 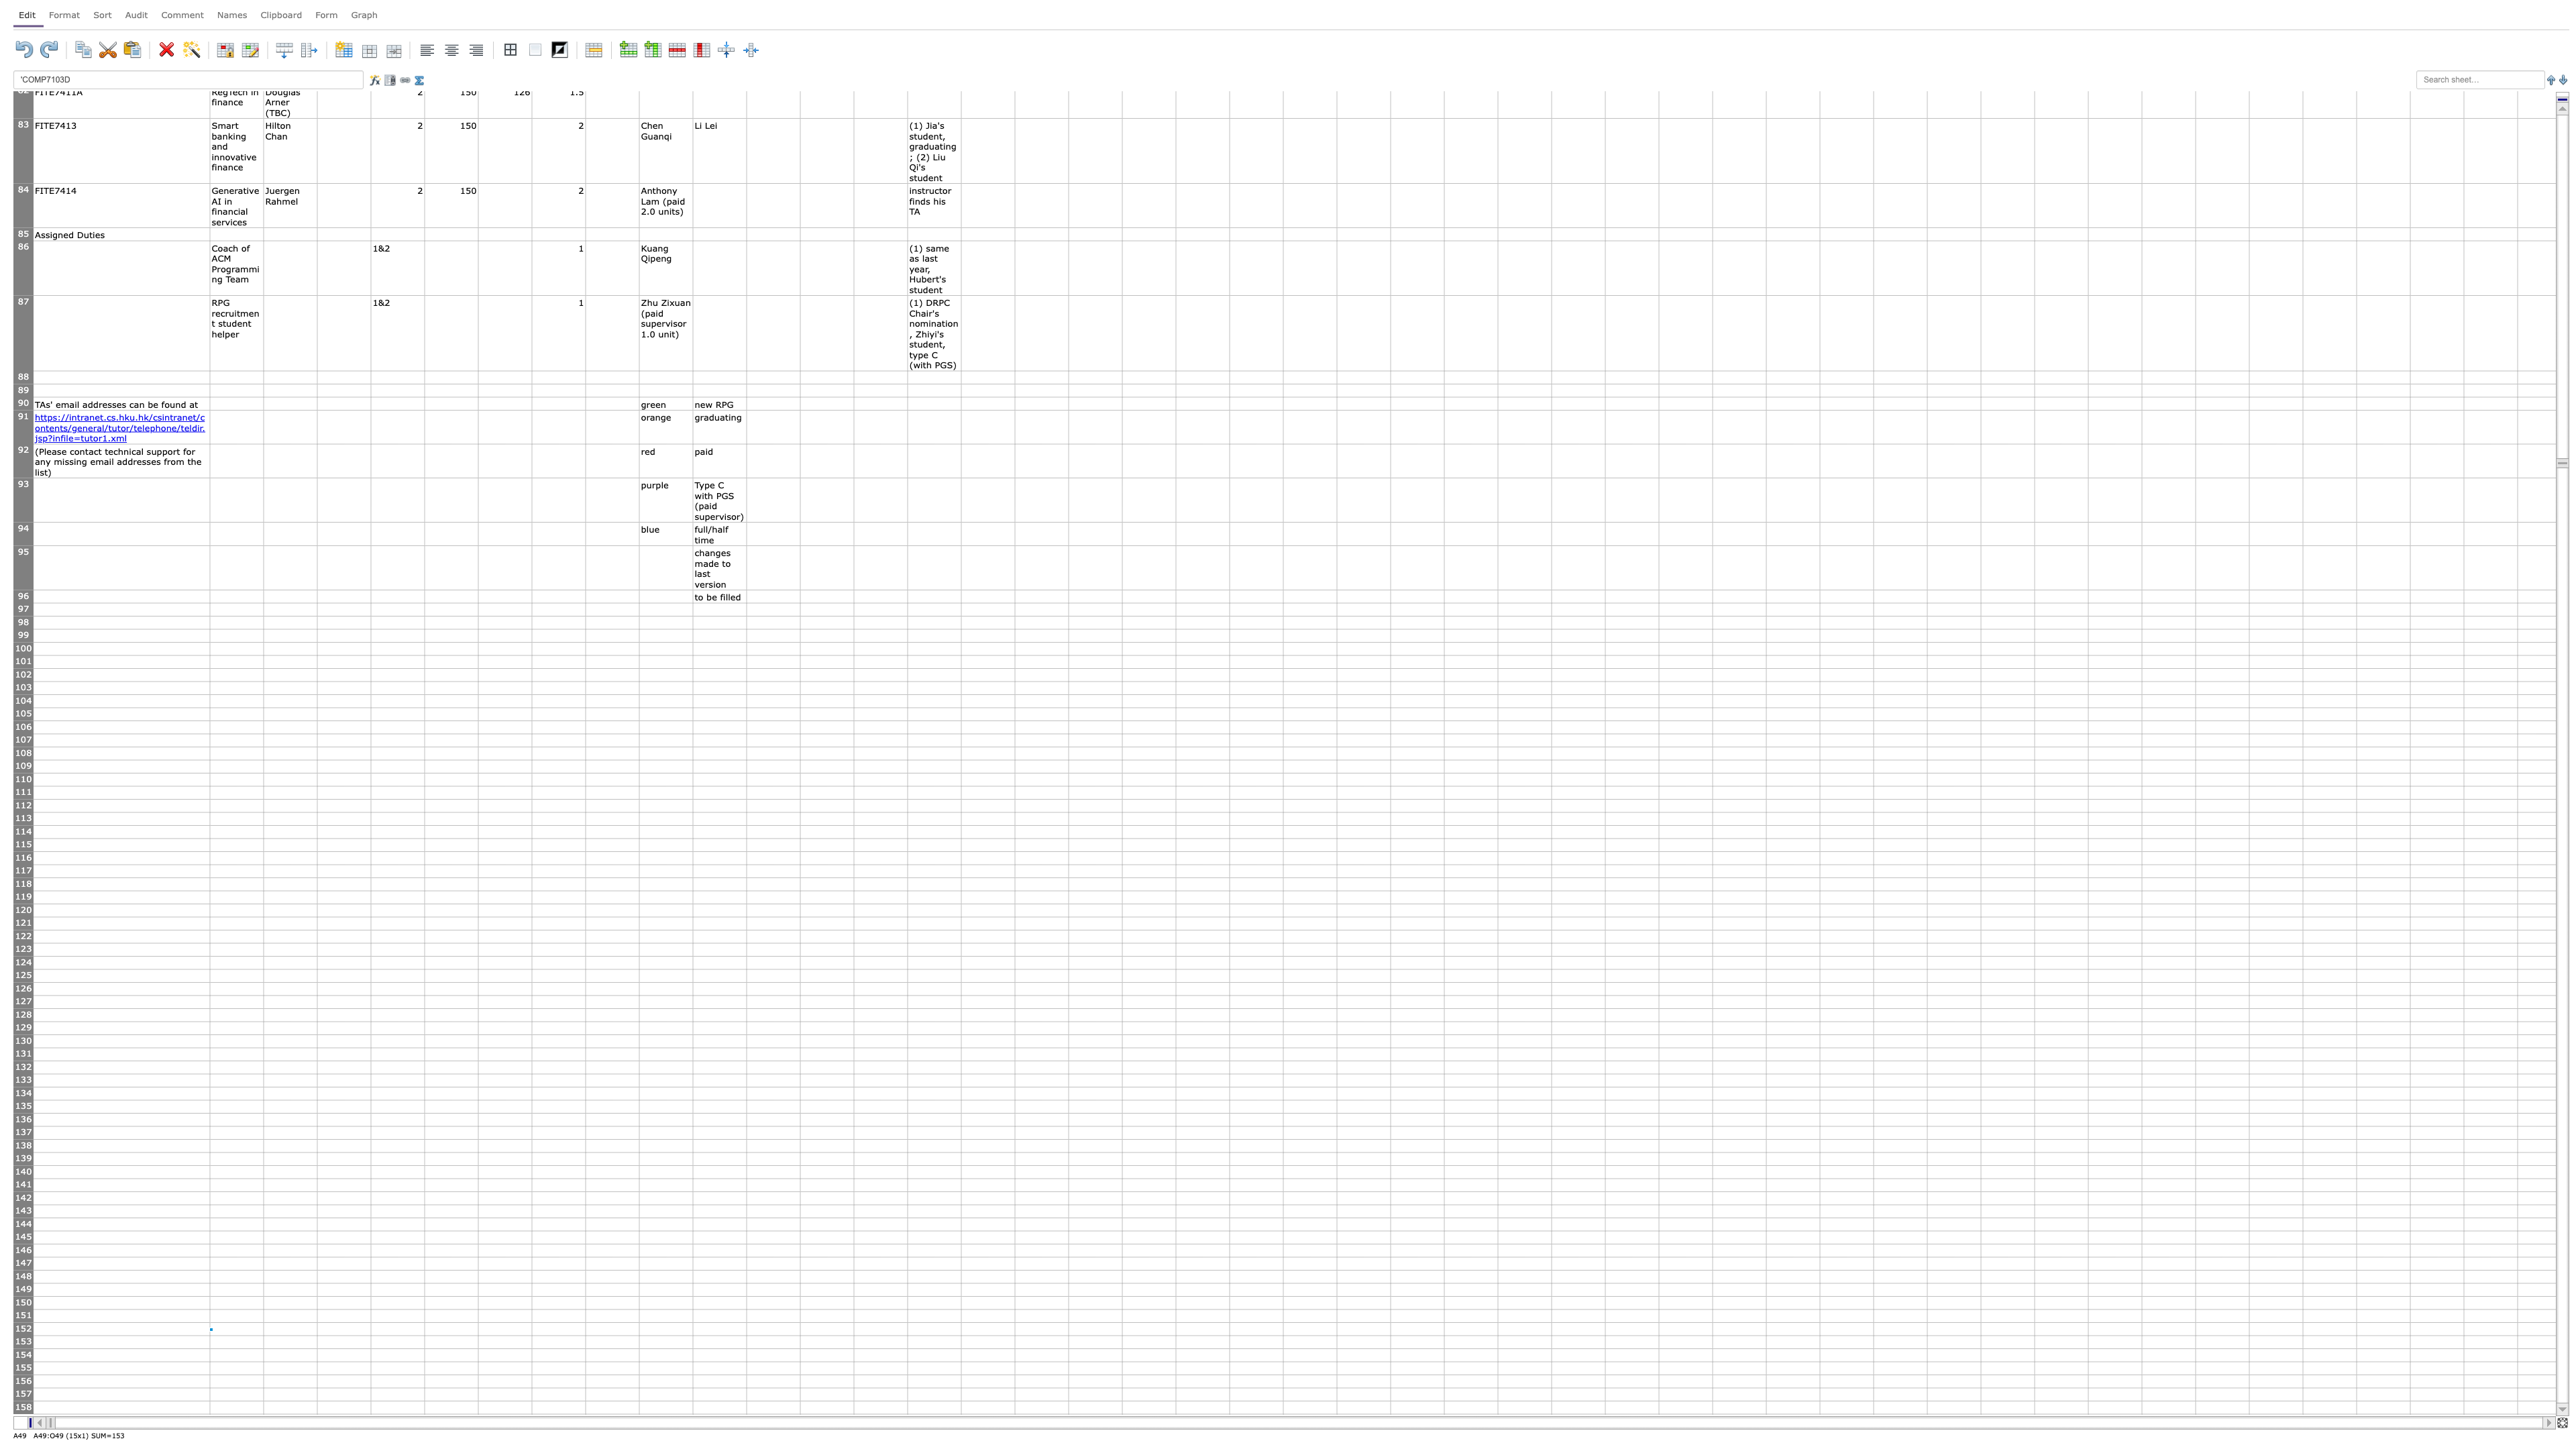 I want to click on Place cursor on row 153, so click(x=23, y=1342).